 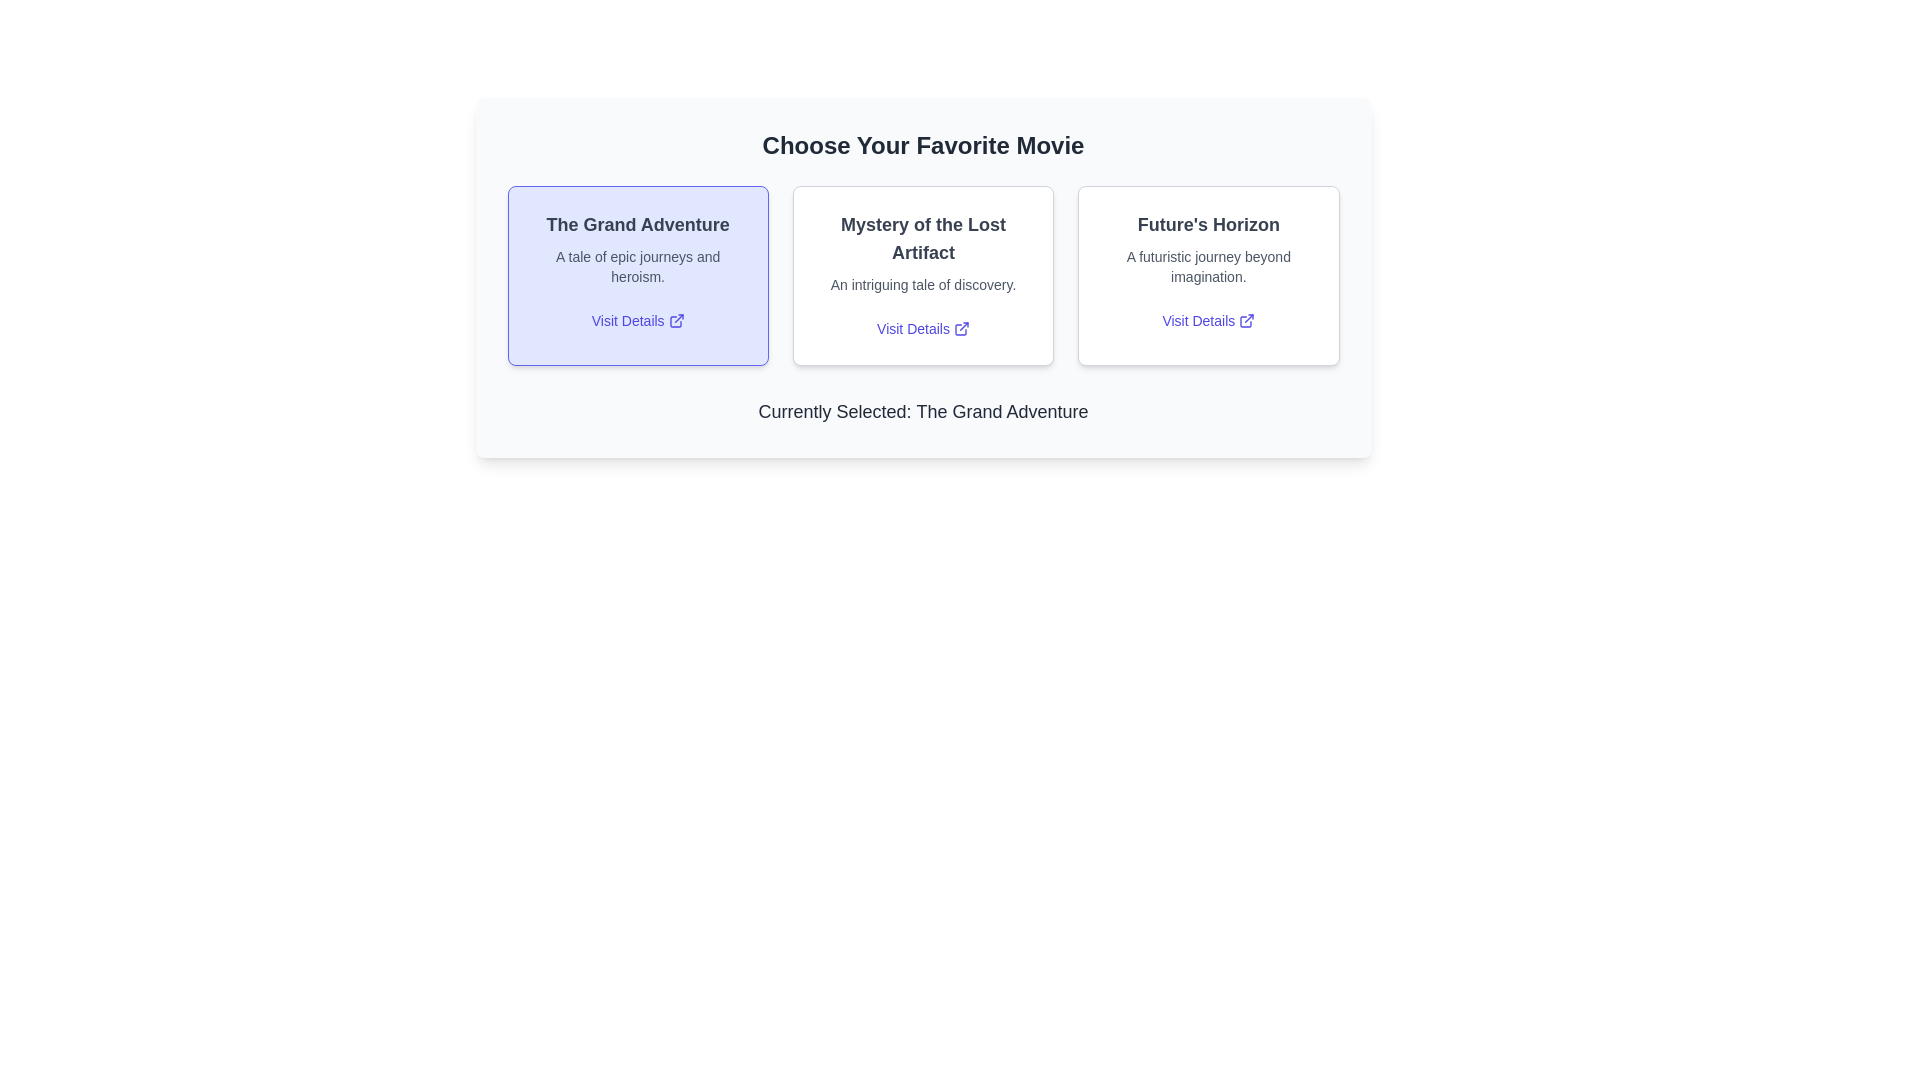 What do you see at coordinates (637, 265) in the screenshot?
I see `the text label displaying 'A tale of epic journeys and heroism.' located beneath the title 'The Grand Adventure.'` at bounding box center [637, 265].